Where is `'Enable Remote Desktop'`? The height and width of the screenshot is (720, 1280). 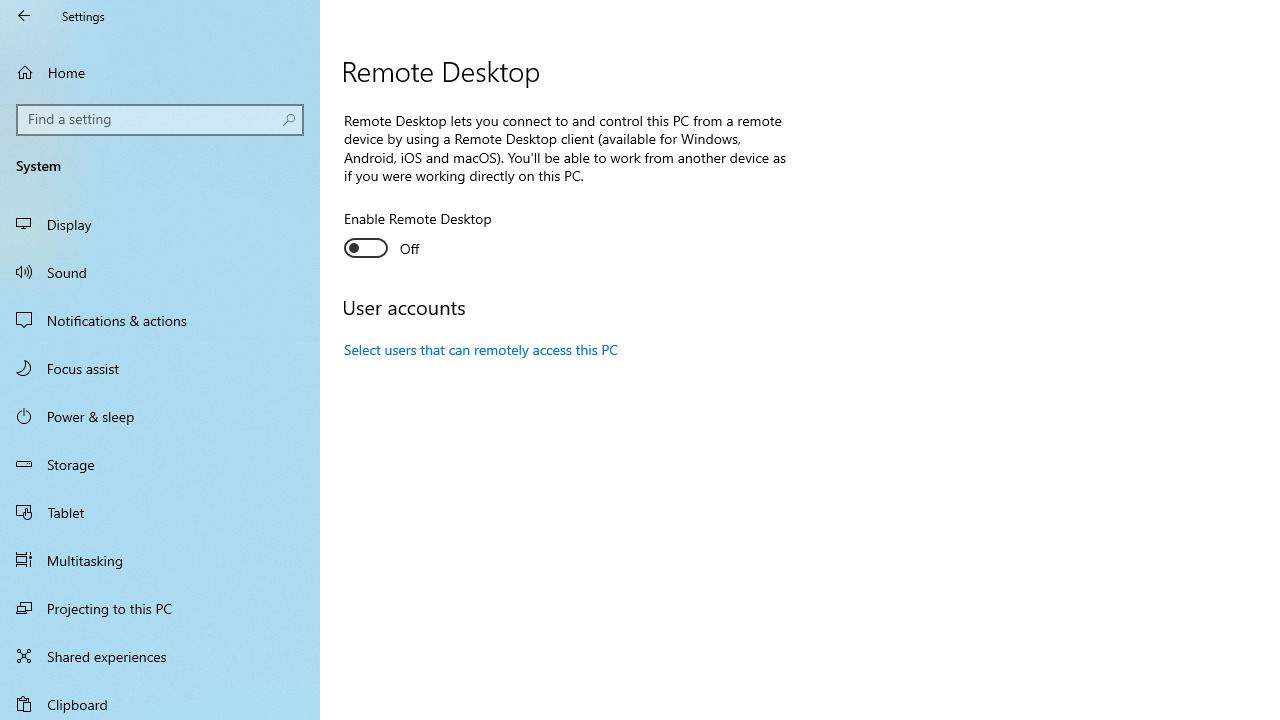 'Enable Remote Desktop' is located at coordinates (416, 235).